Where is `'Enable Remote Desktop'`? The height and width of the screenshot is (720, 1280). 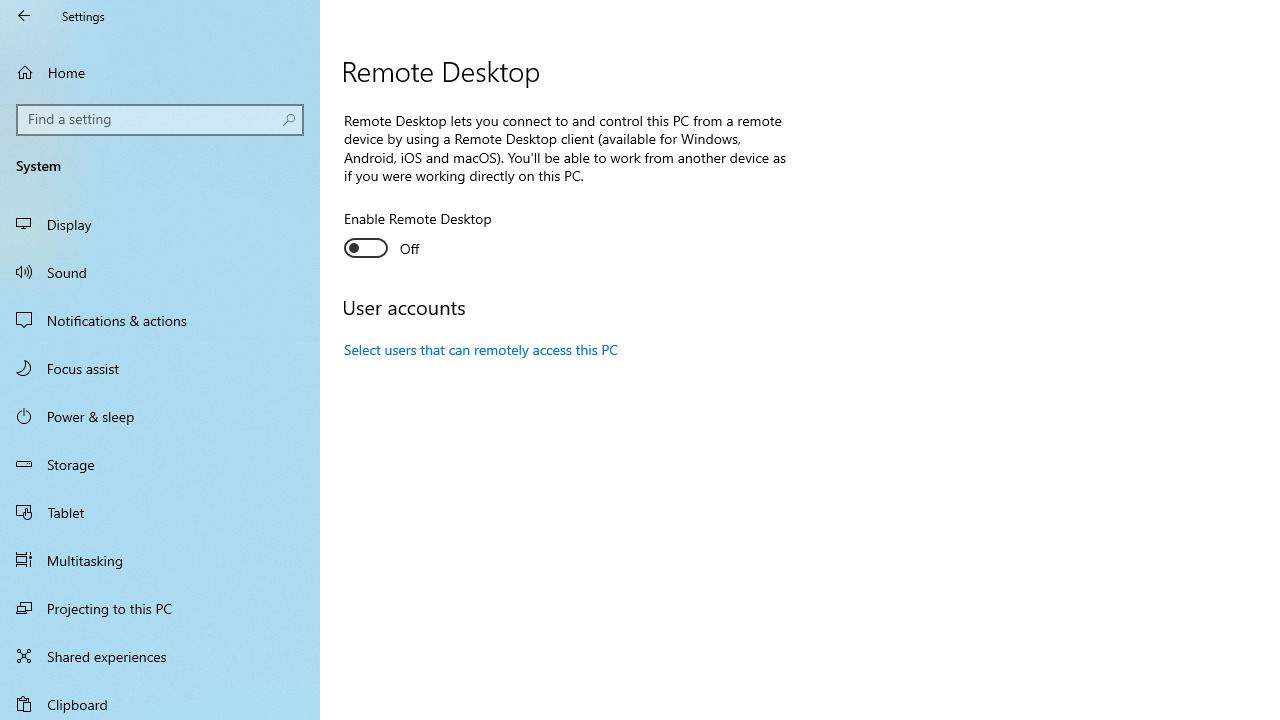 'Enable Remote Desktop' is located at coordinates (416, 235).